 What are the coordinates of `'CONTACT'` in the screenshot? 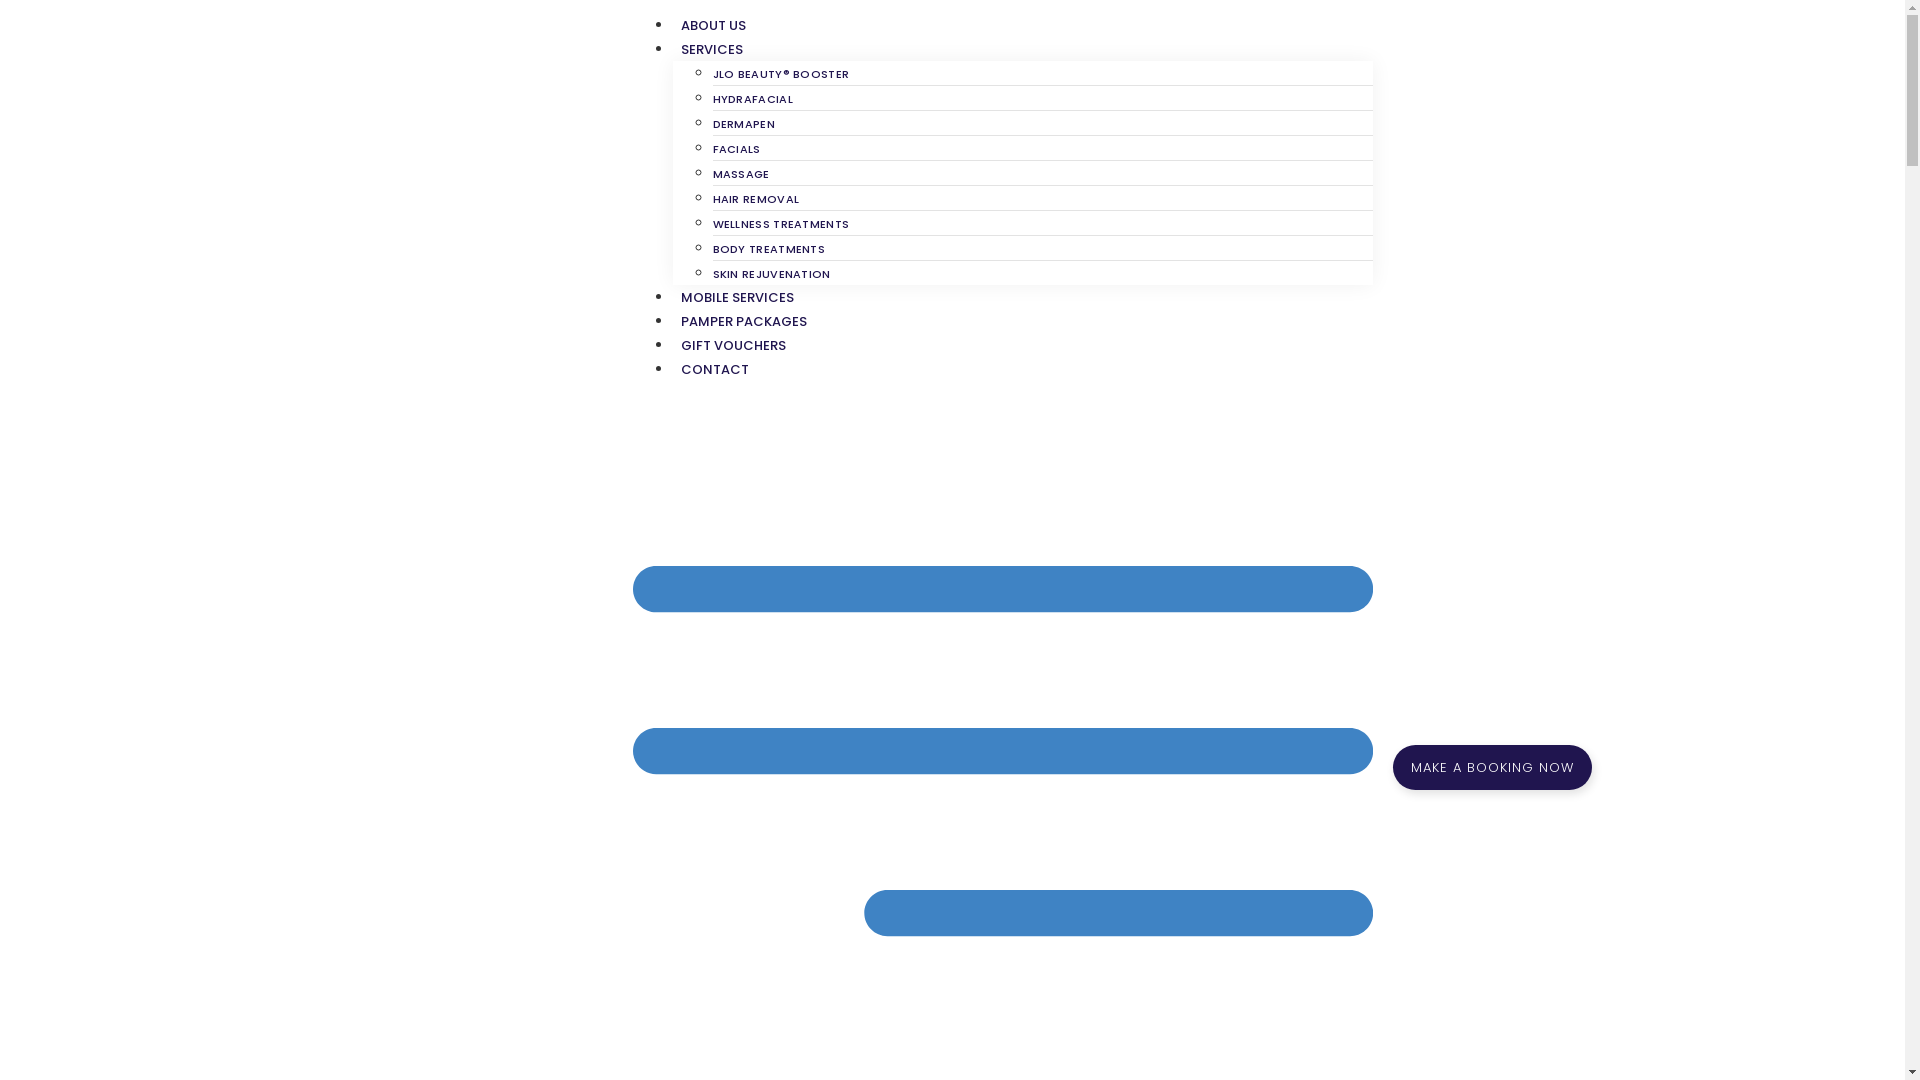 It's located at (714, 369).